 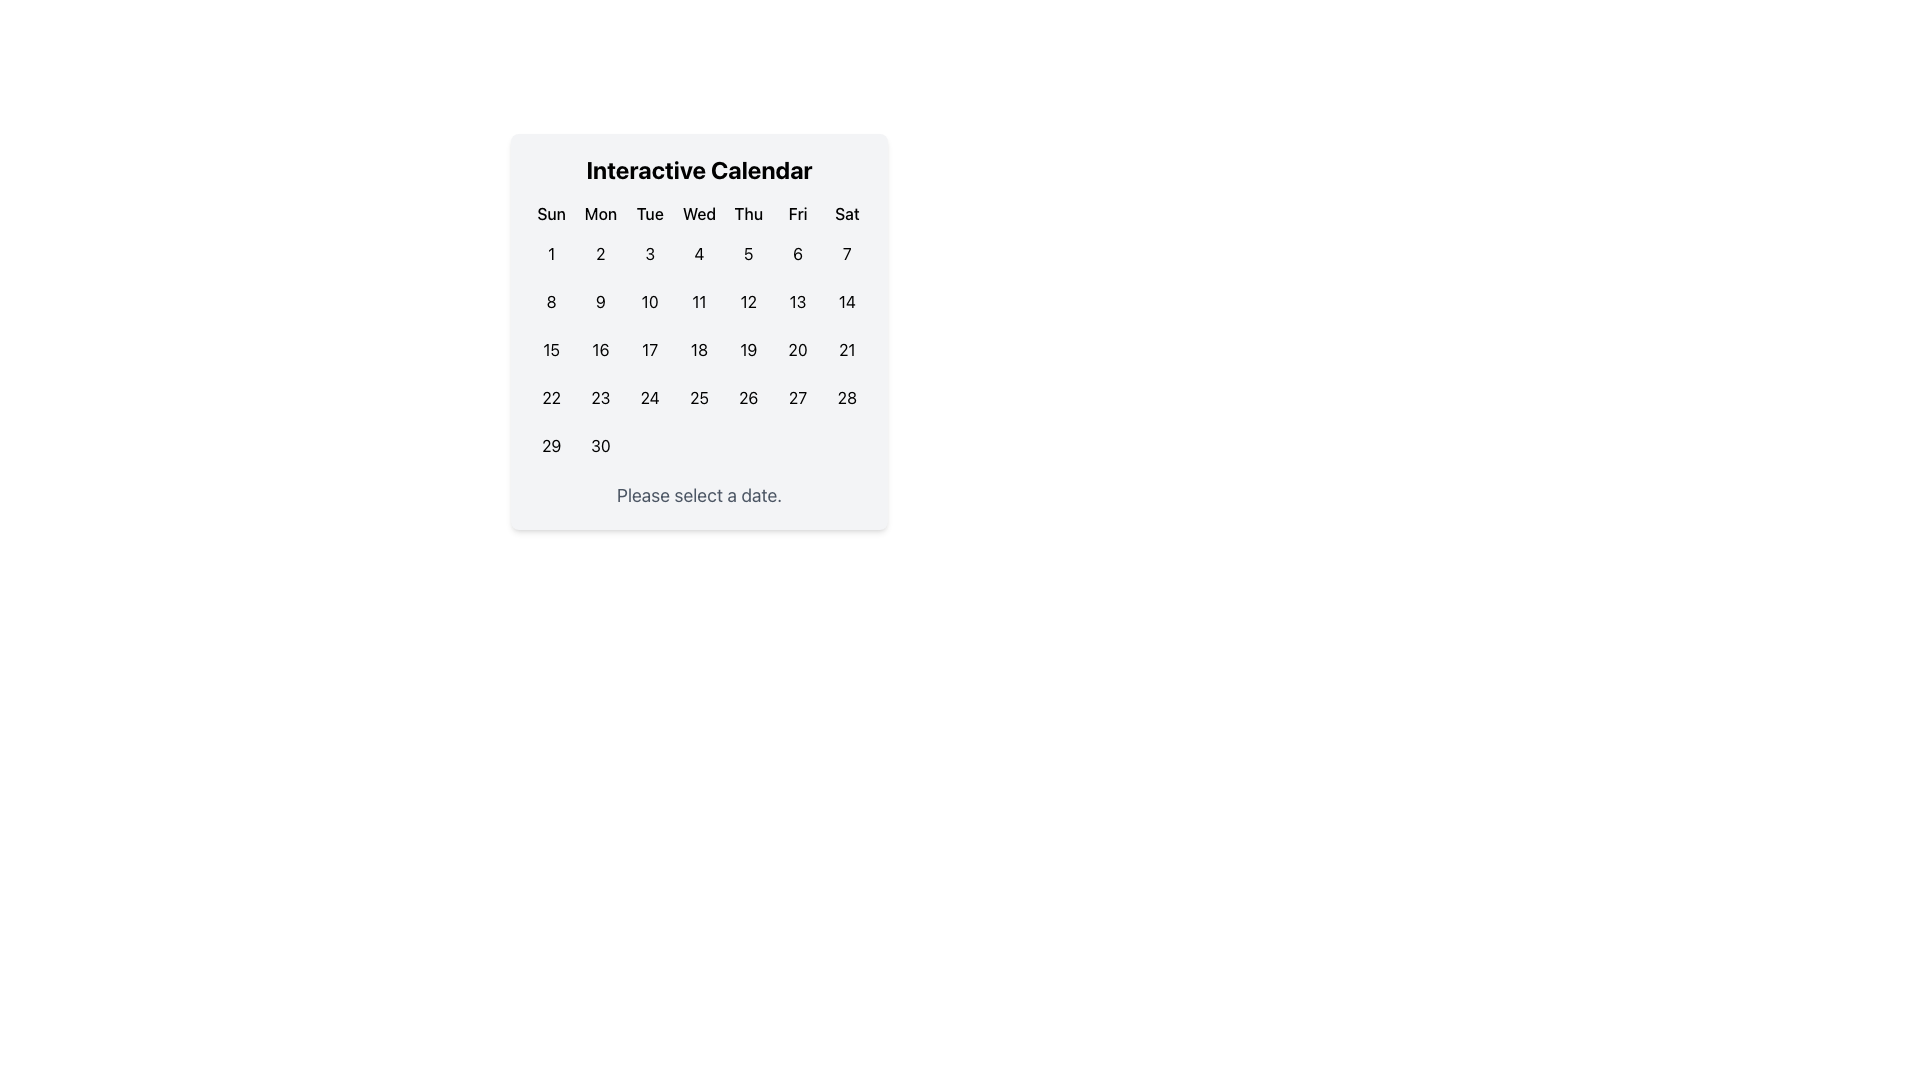 What do you see at coordinates (747, 253) in the screenshot?
I see `the selectable calendar date cell representing the 5th day of the month, located under the column labeled 'Thu'` at bounding box center [747, 253].